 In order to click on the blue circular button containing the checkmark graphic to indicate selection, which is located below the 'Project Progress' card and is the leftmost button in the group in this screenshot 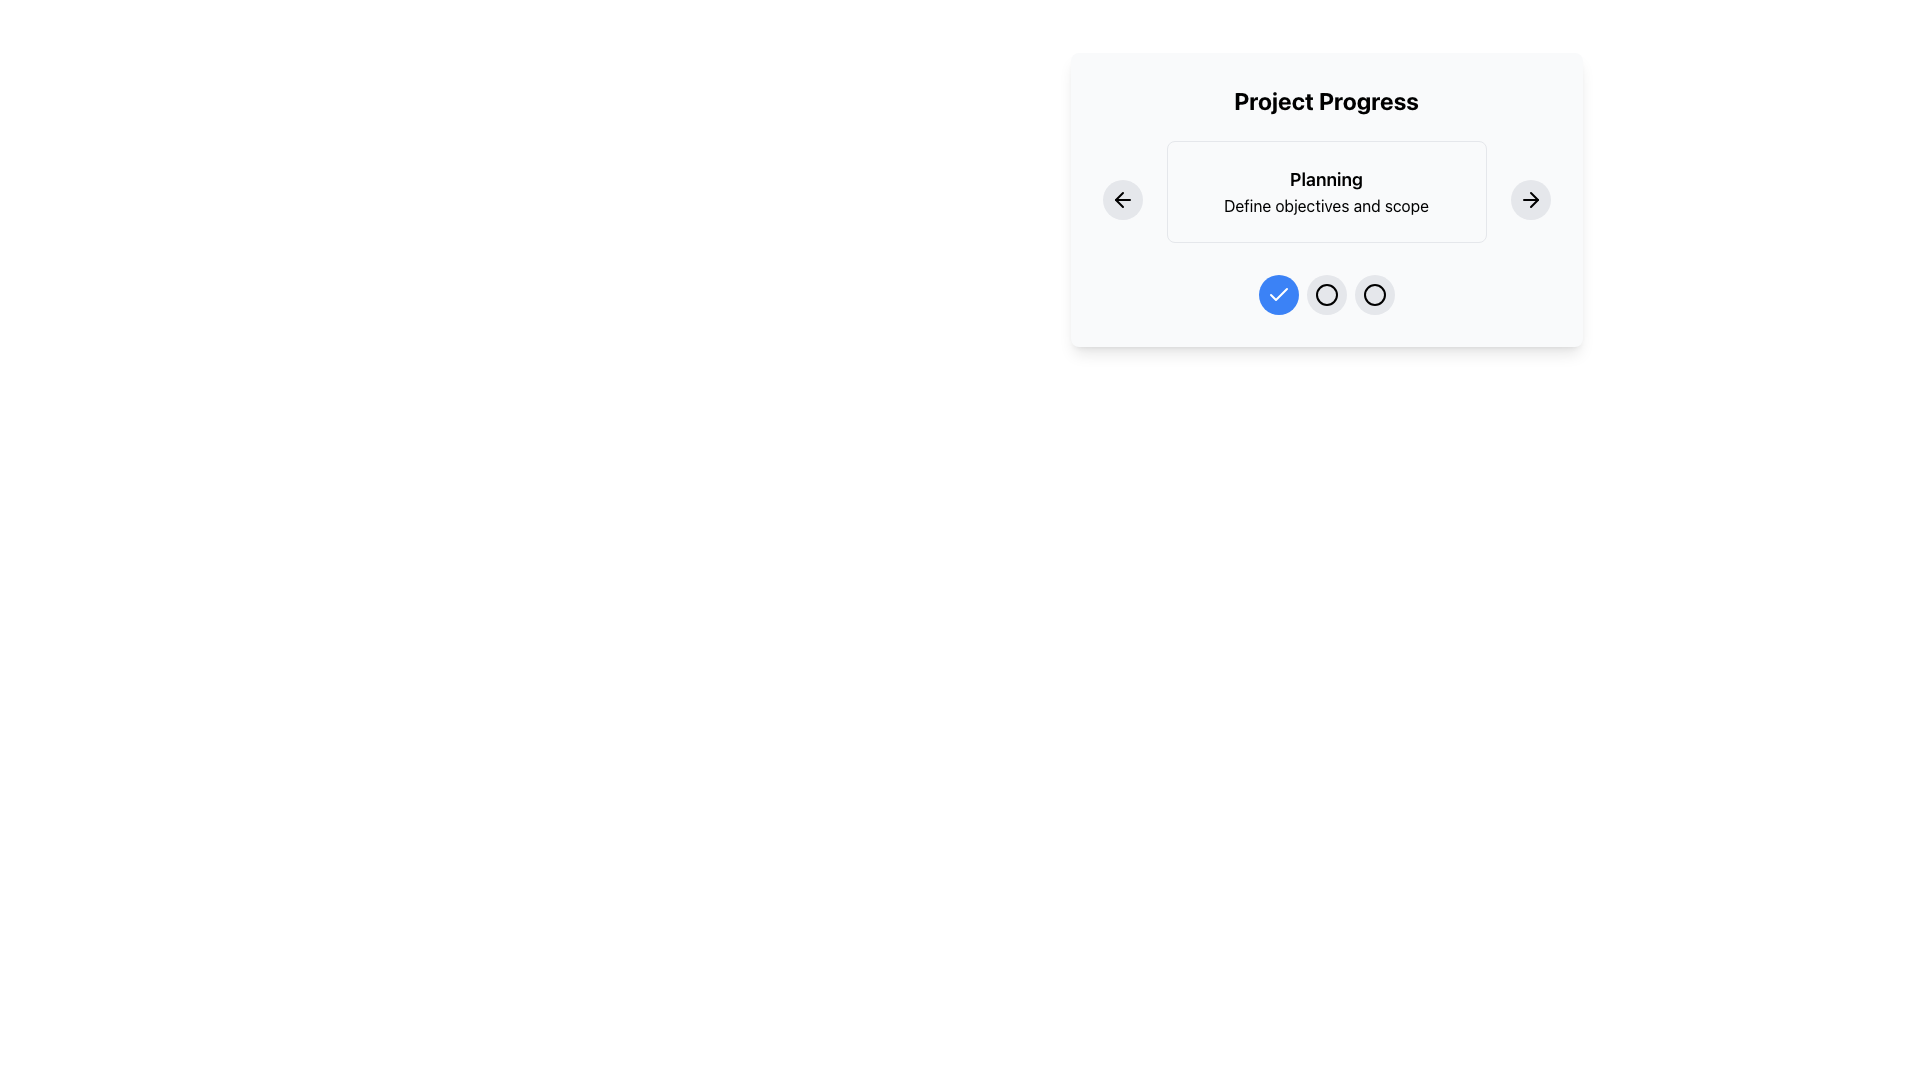, I will do `click(1277, 294)`.